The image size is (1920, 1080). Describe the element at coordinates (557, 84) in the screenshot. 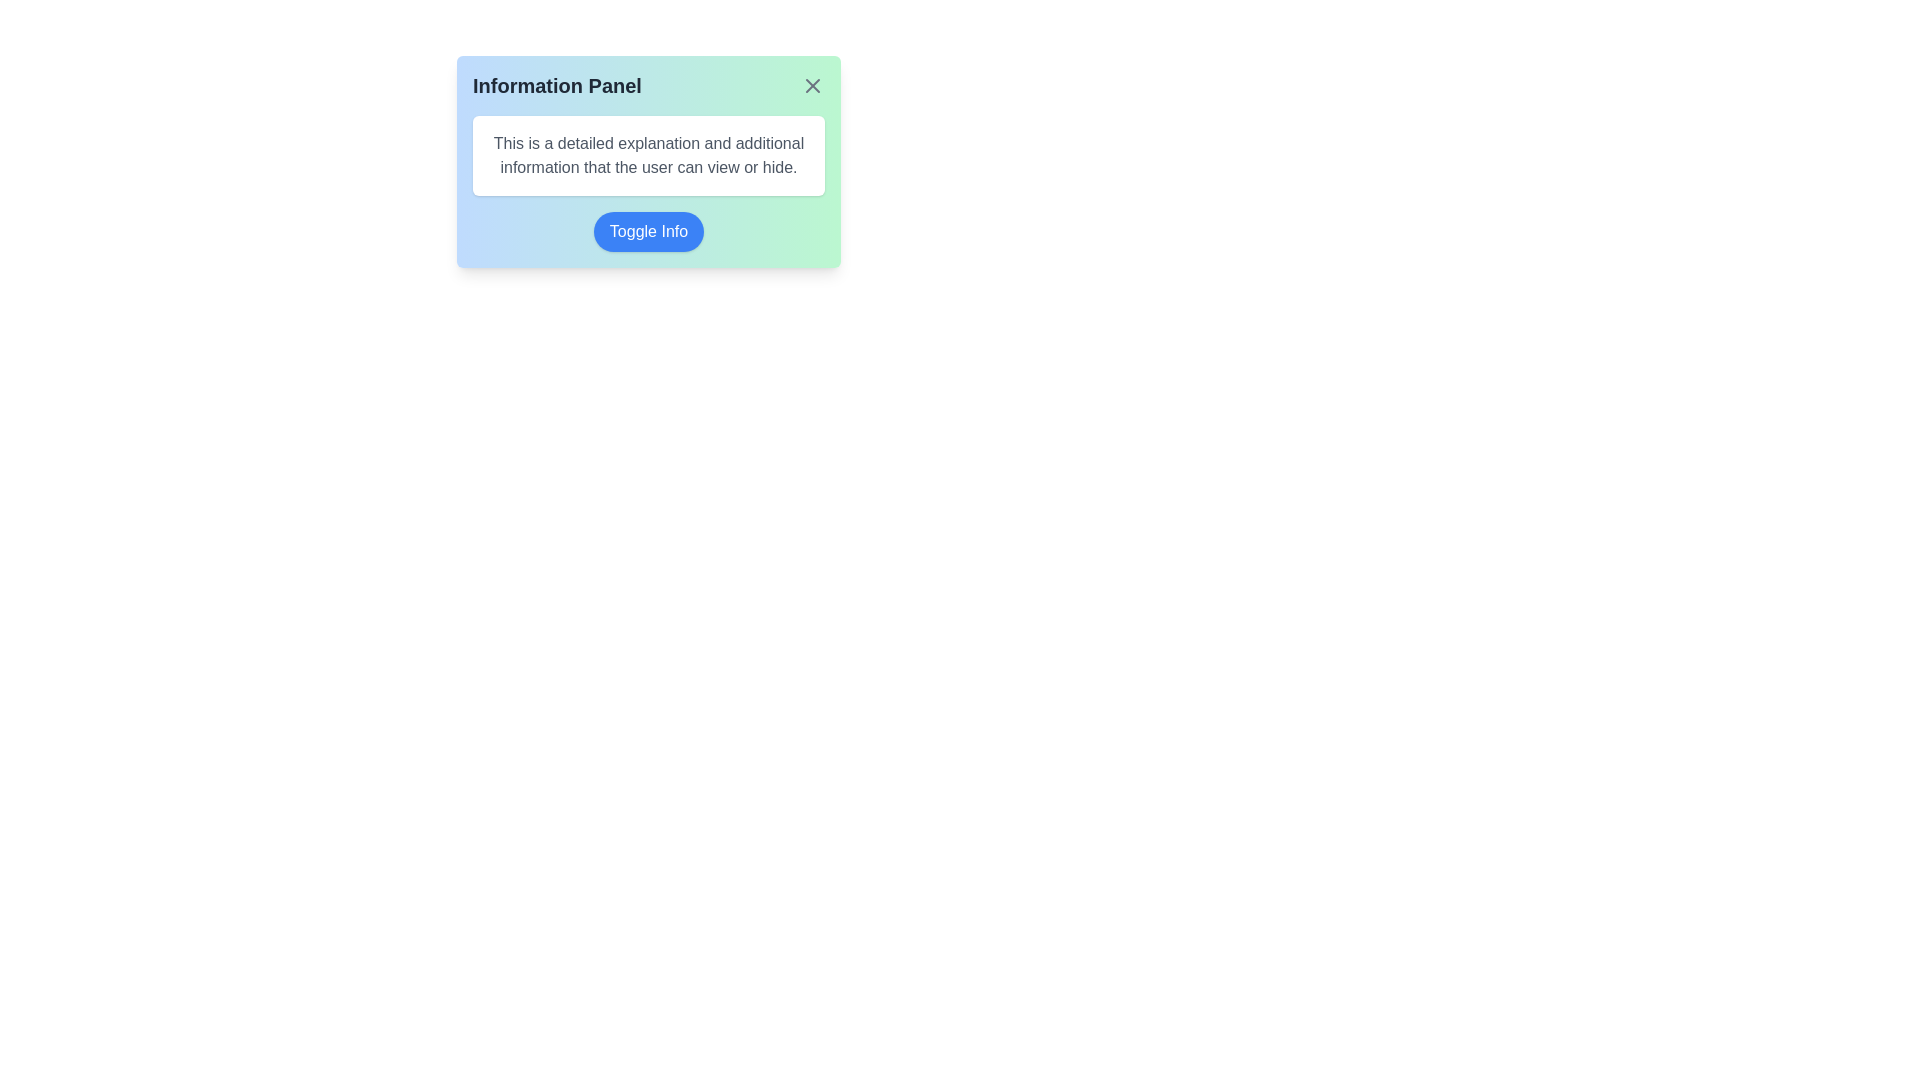

I see `the 'Information Panel' heading label, which is a prominently styled text label in bold and large font at the top-left corner of the modal` at that location.